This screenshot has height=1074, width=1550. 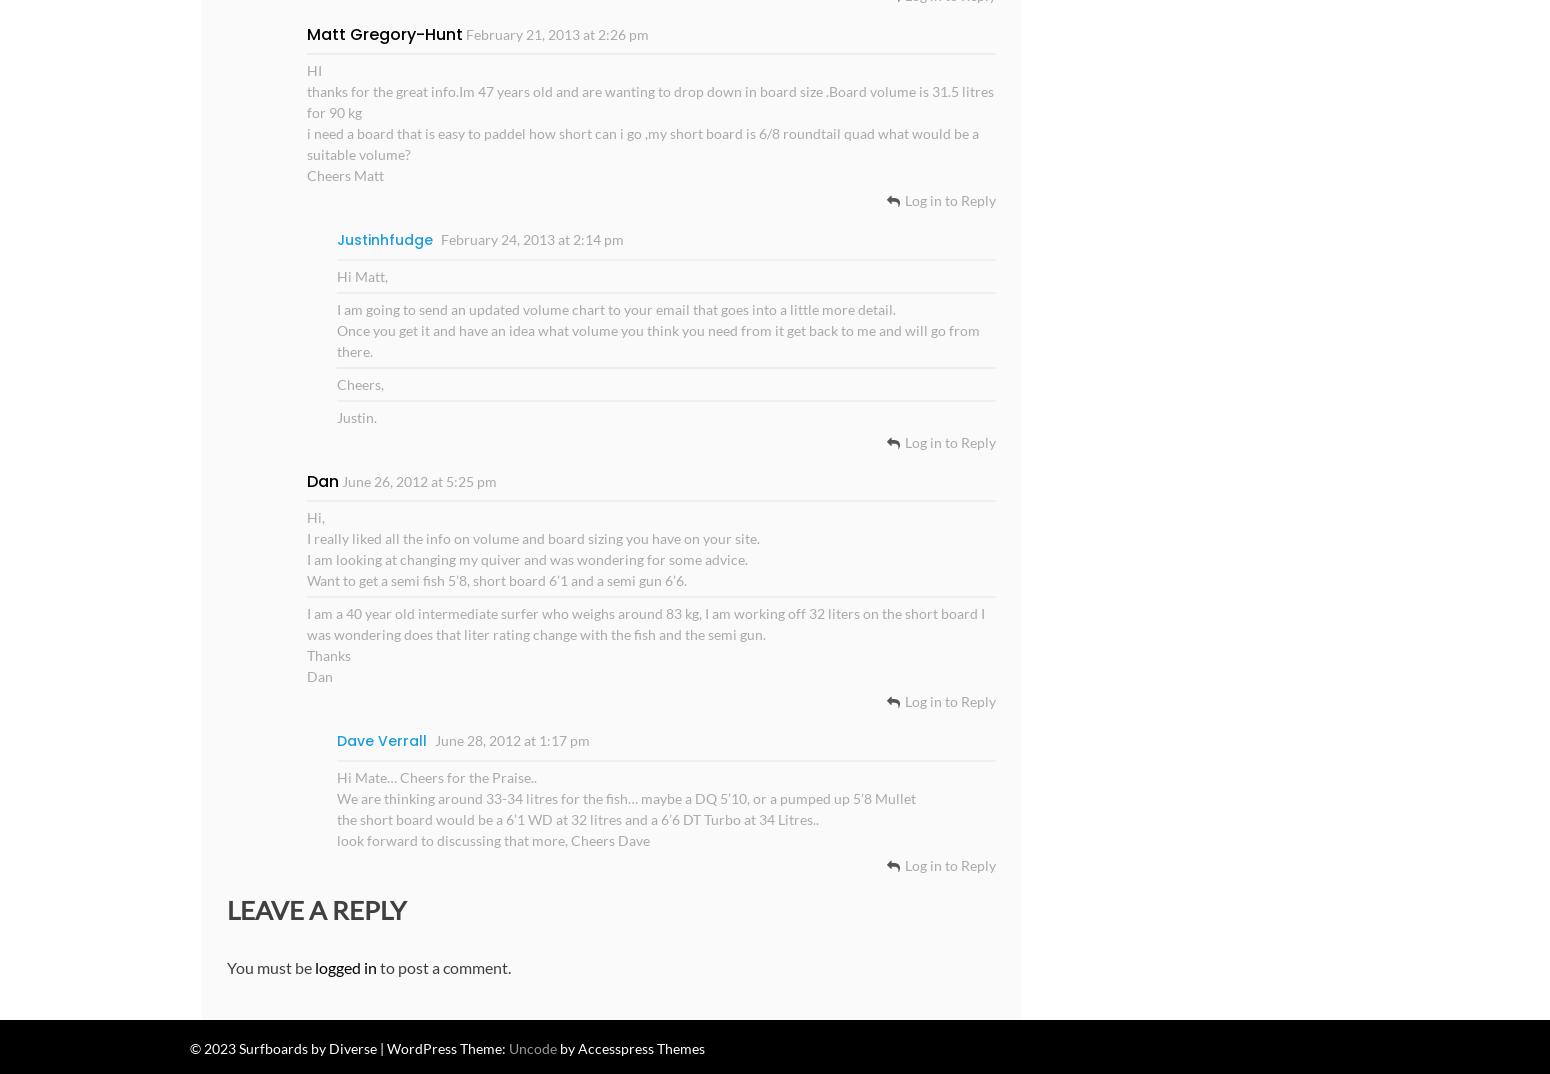 What do you see at coordinates (440, 237) in the screenshot?
I see `'February 24, 2013 at 2:14 pm'` at bounding box center [440, 237].